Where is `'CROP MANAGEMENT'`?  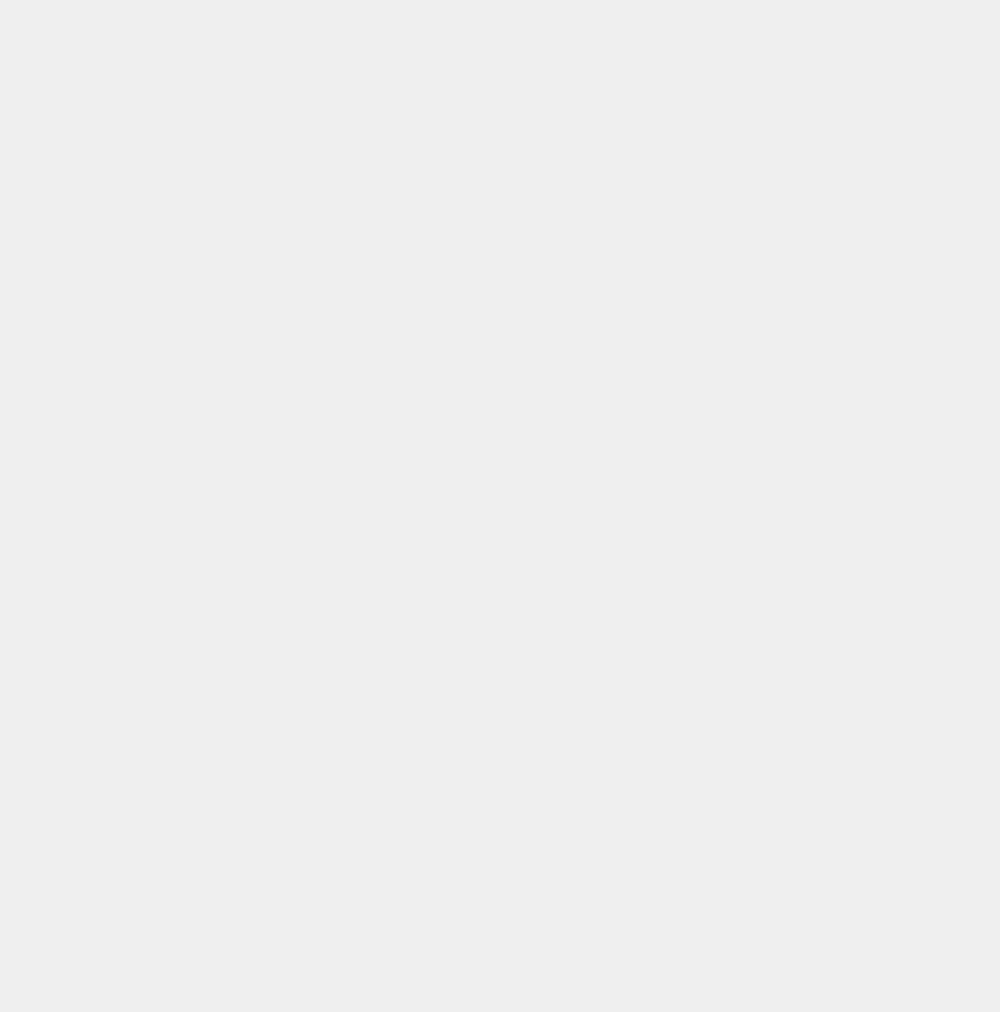
'CROP MANAGEMENT' is located at coordinates (138, 915).